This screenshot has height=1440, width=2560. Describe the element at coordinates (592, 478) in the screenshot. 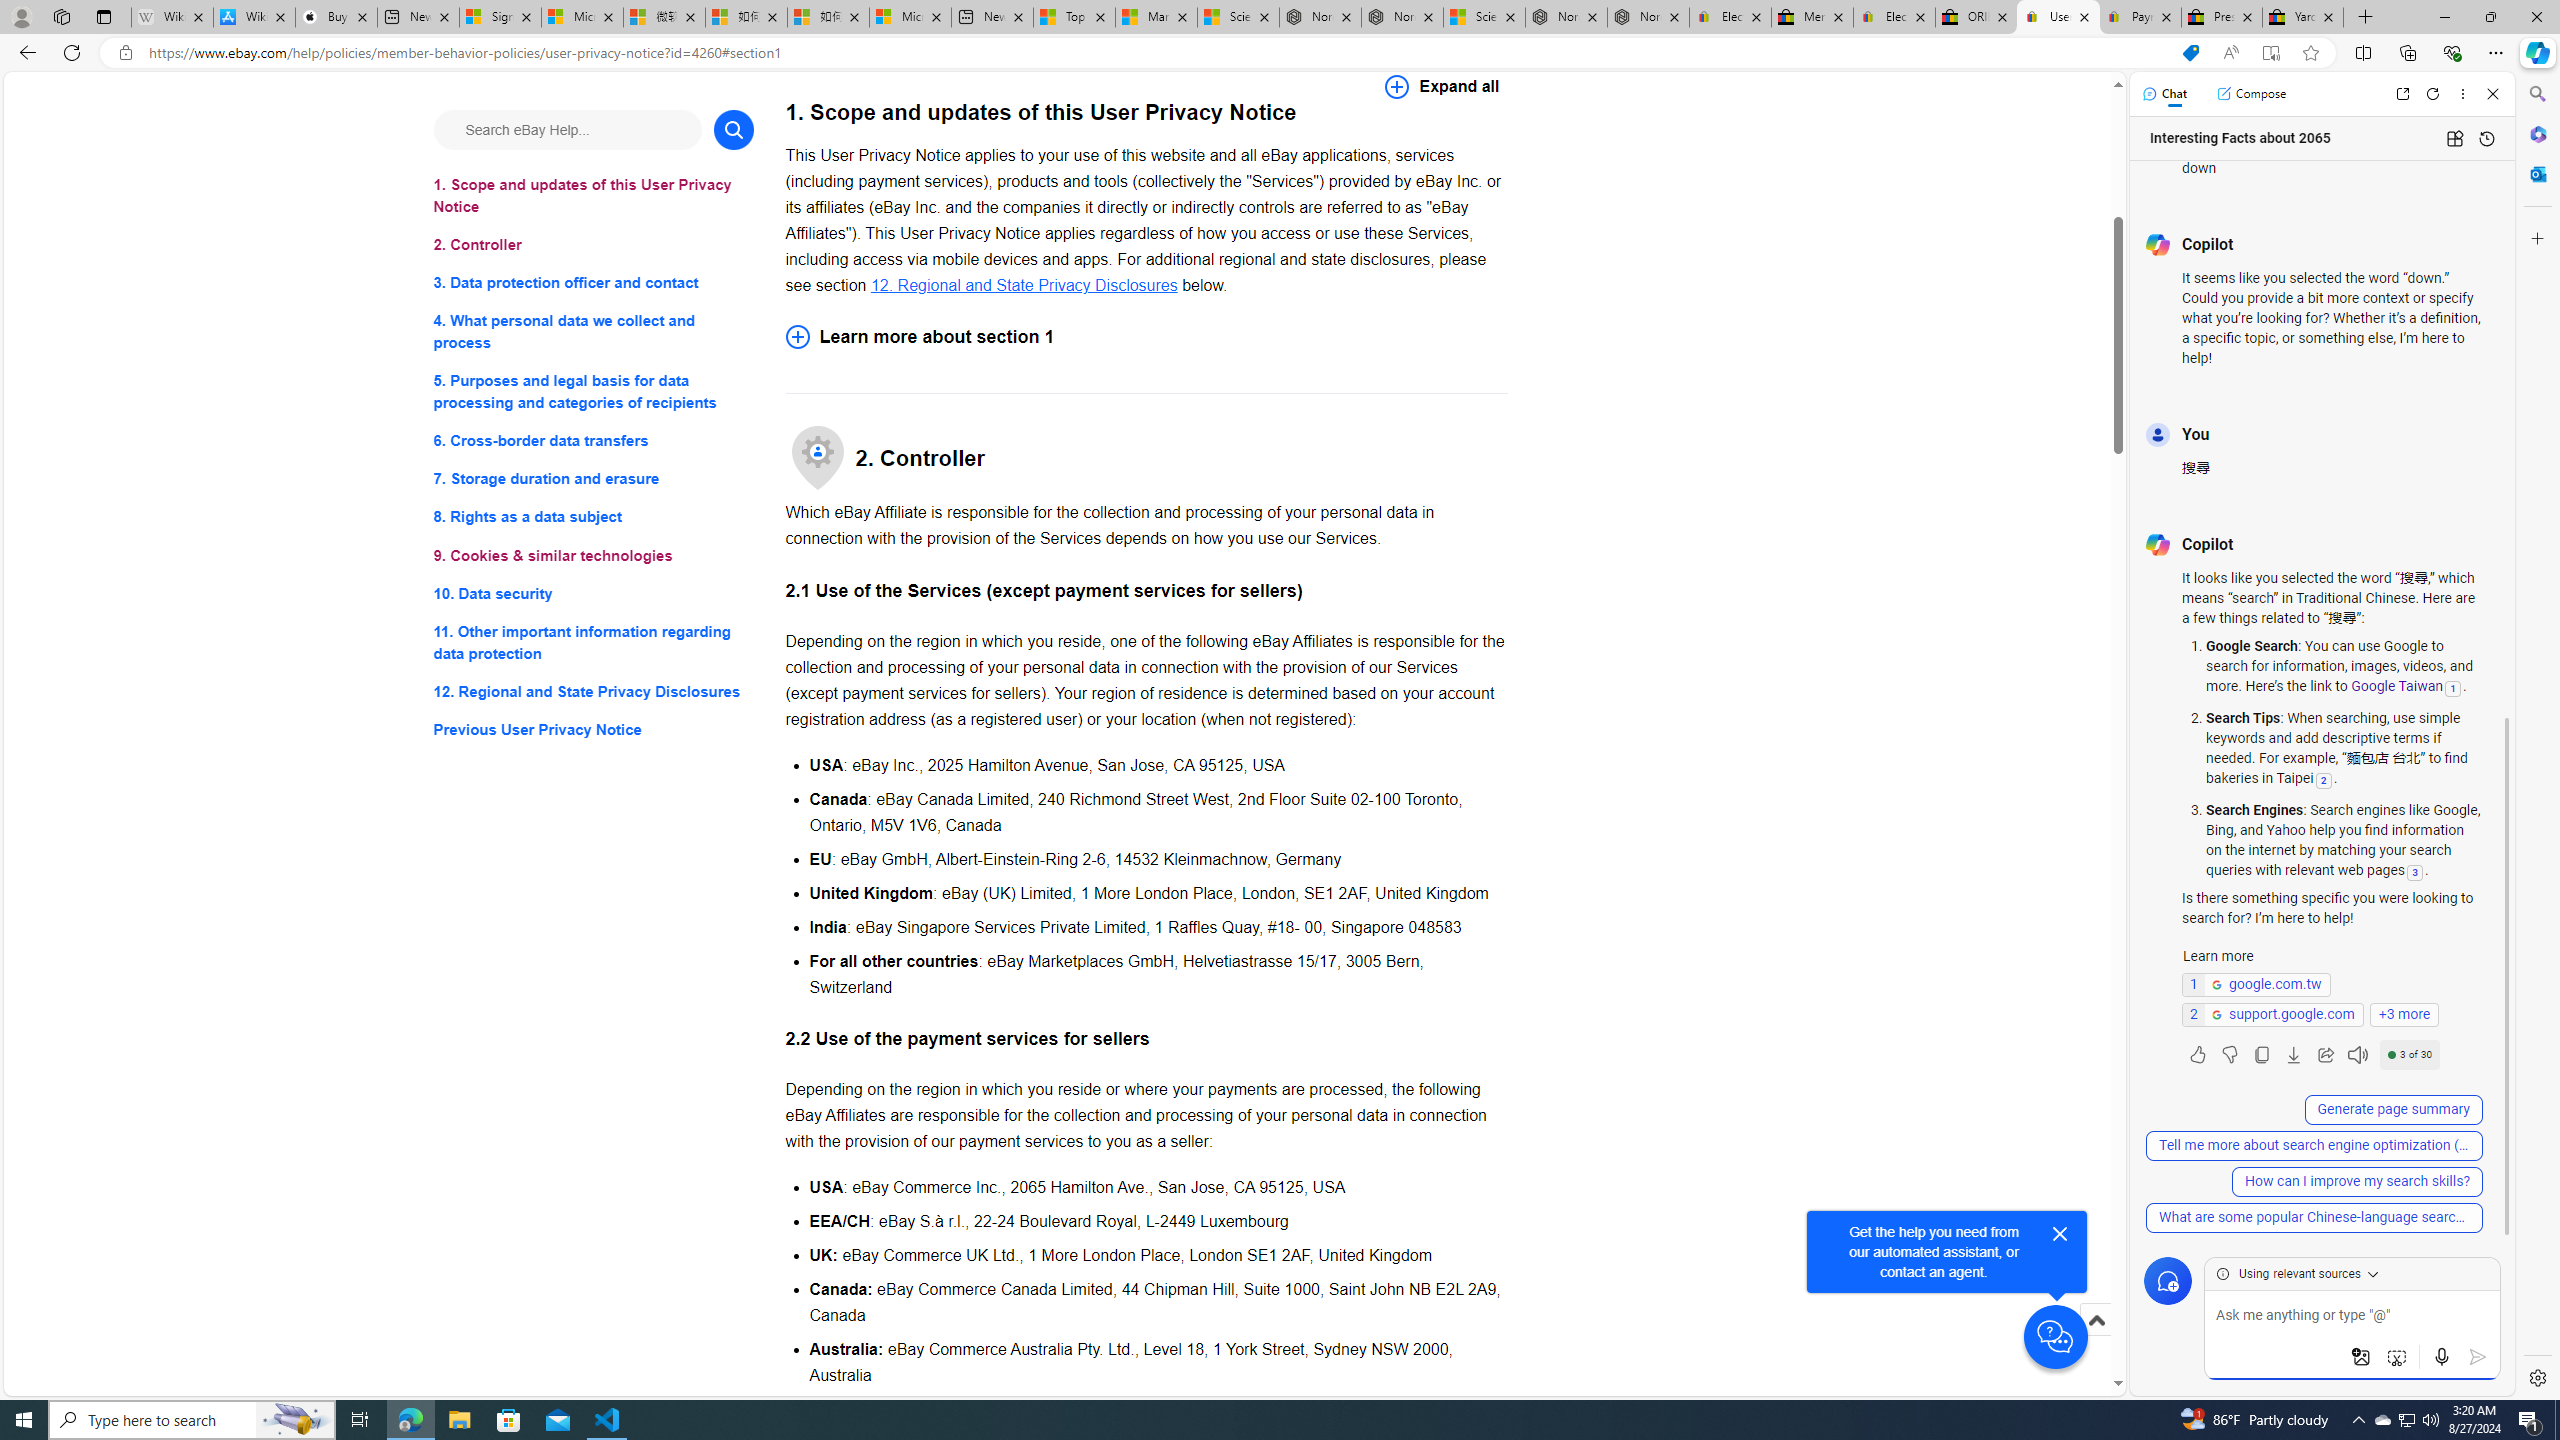

I see `'7. Storage duration and erasure'` at that location.